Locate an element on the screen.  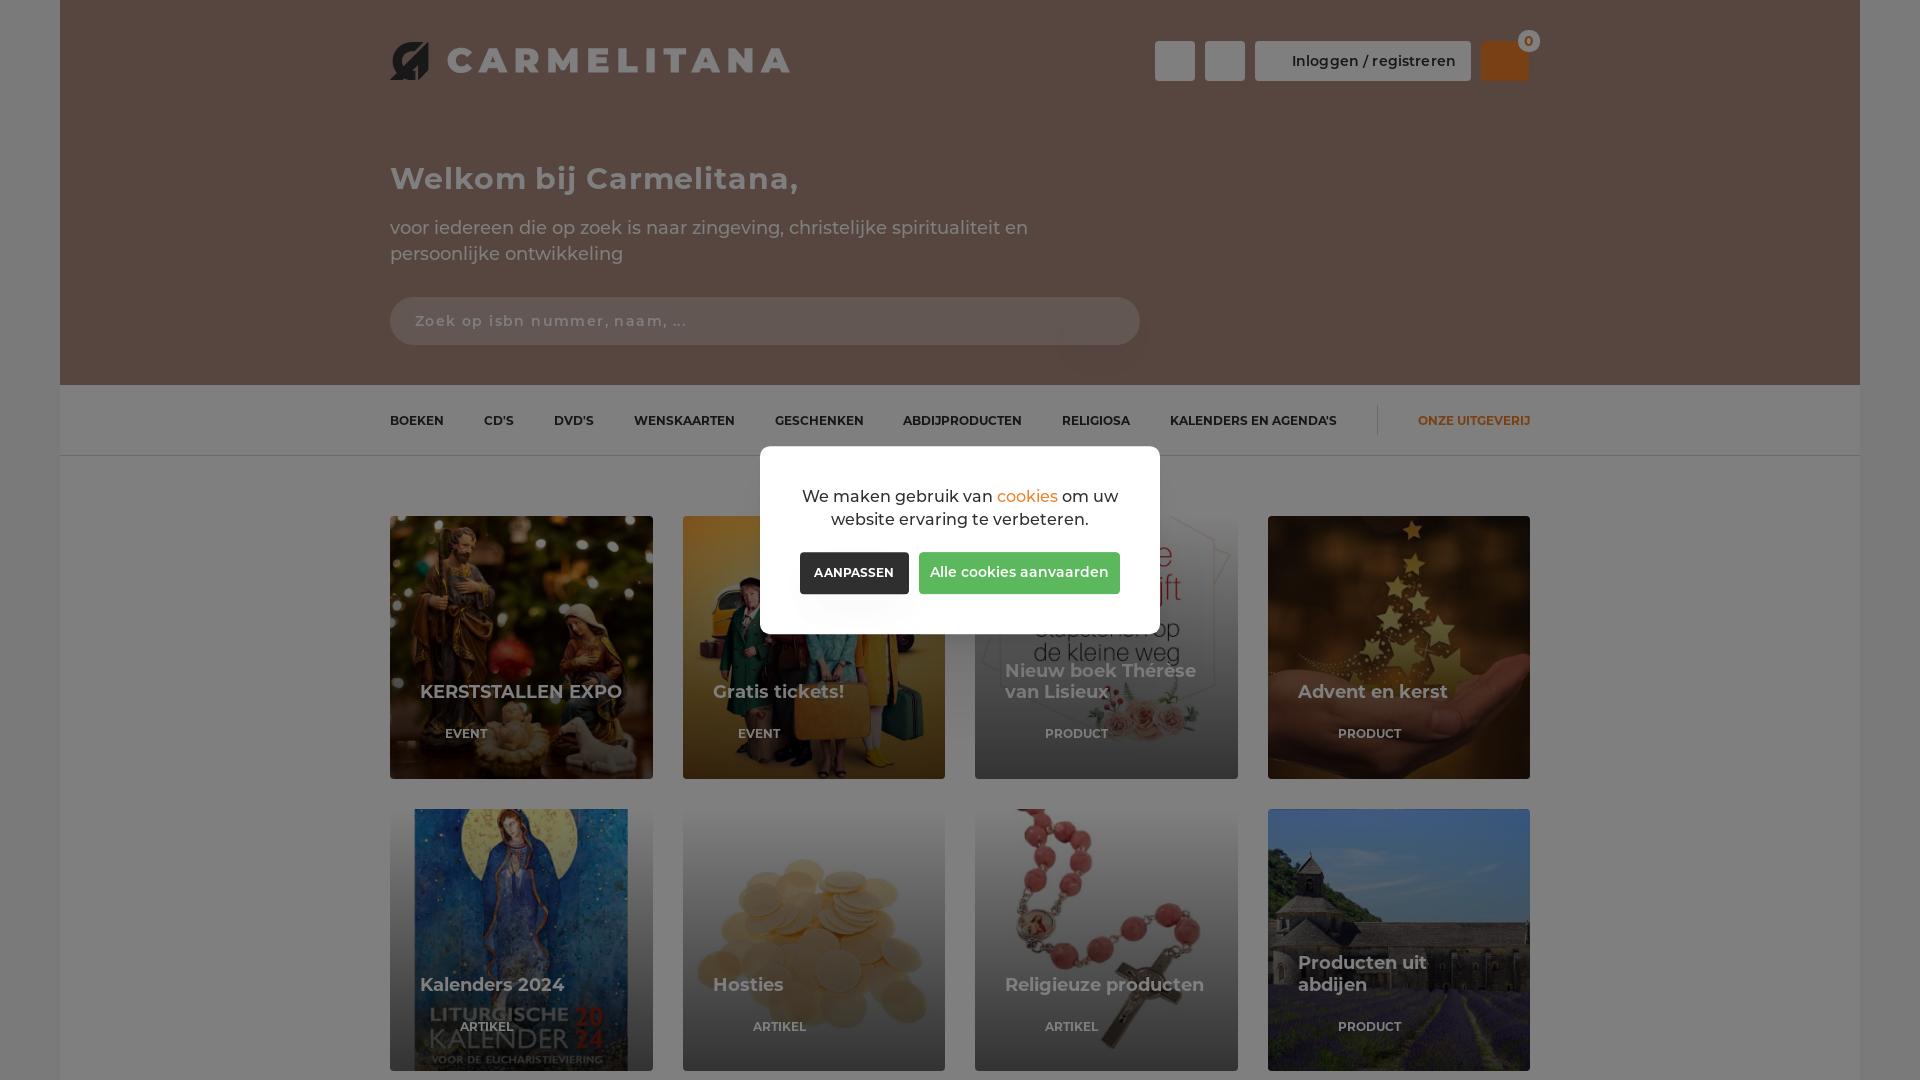
'Advent en kerst is located at coordinates (1398, 647).